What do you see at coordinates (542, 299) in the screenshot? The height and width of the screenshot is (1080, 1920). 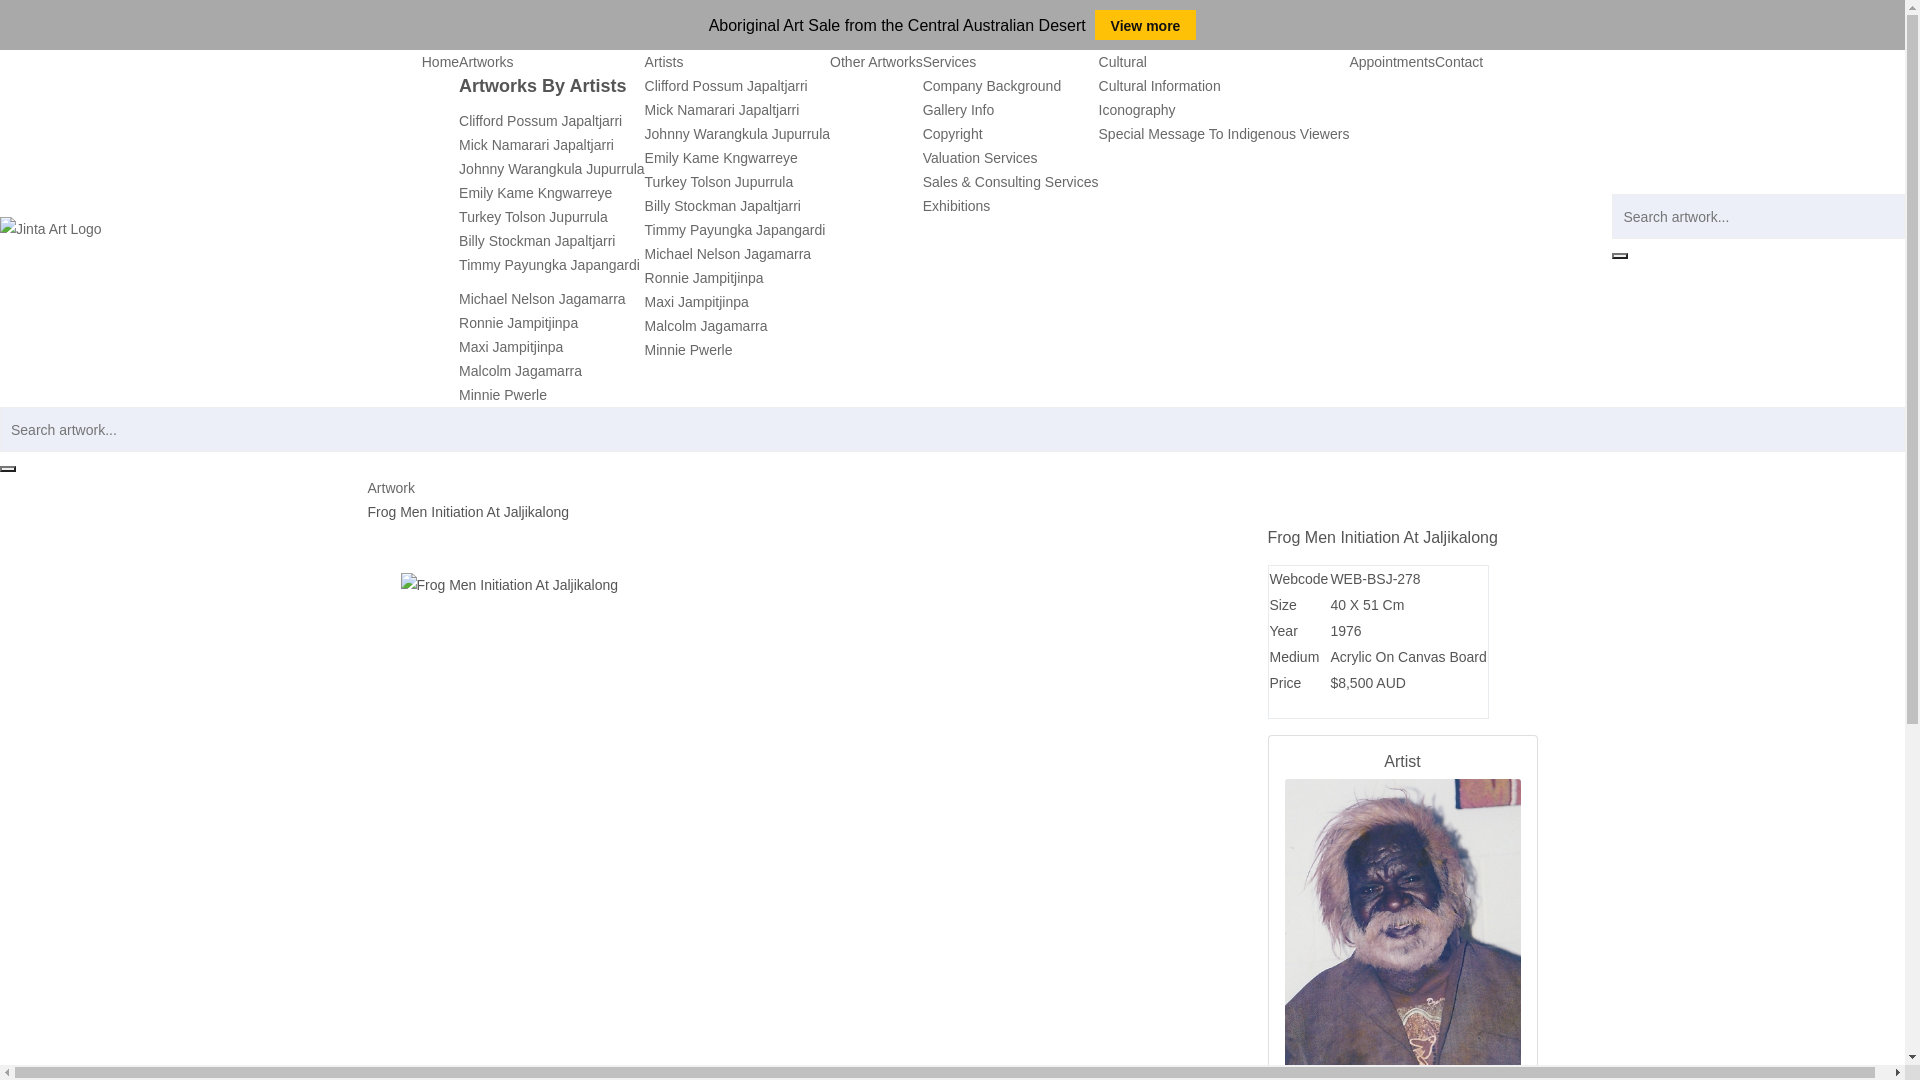 I see `'Michael Nelson Jagamarra'` at bounding box center [542, 299].